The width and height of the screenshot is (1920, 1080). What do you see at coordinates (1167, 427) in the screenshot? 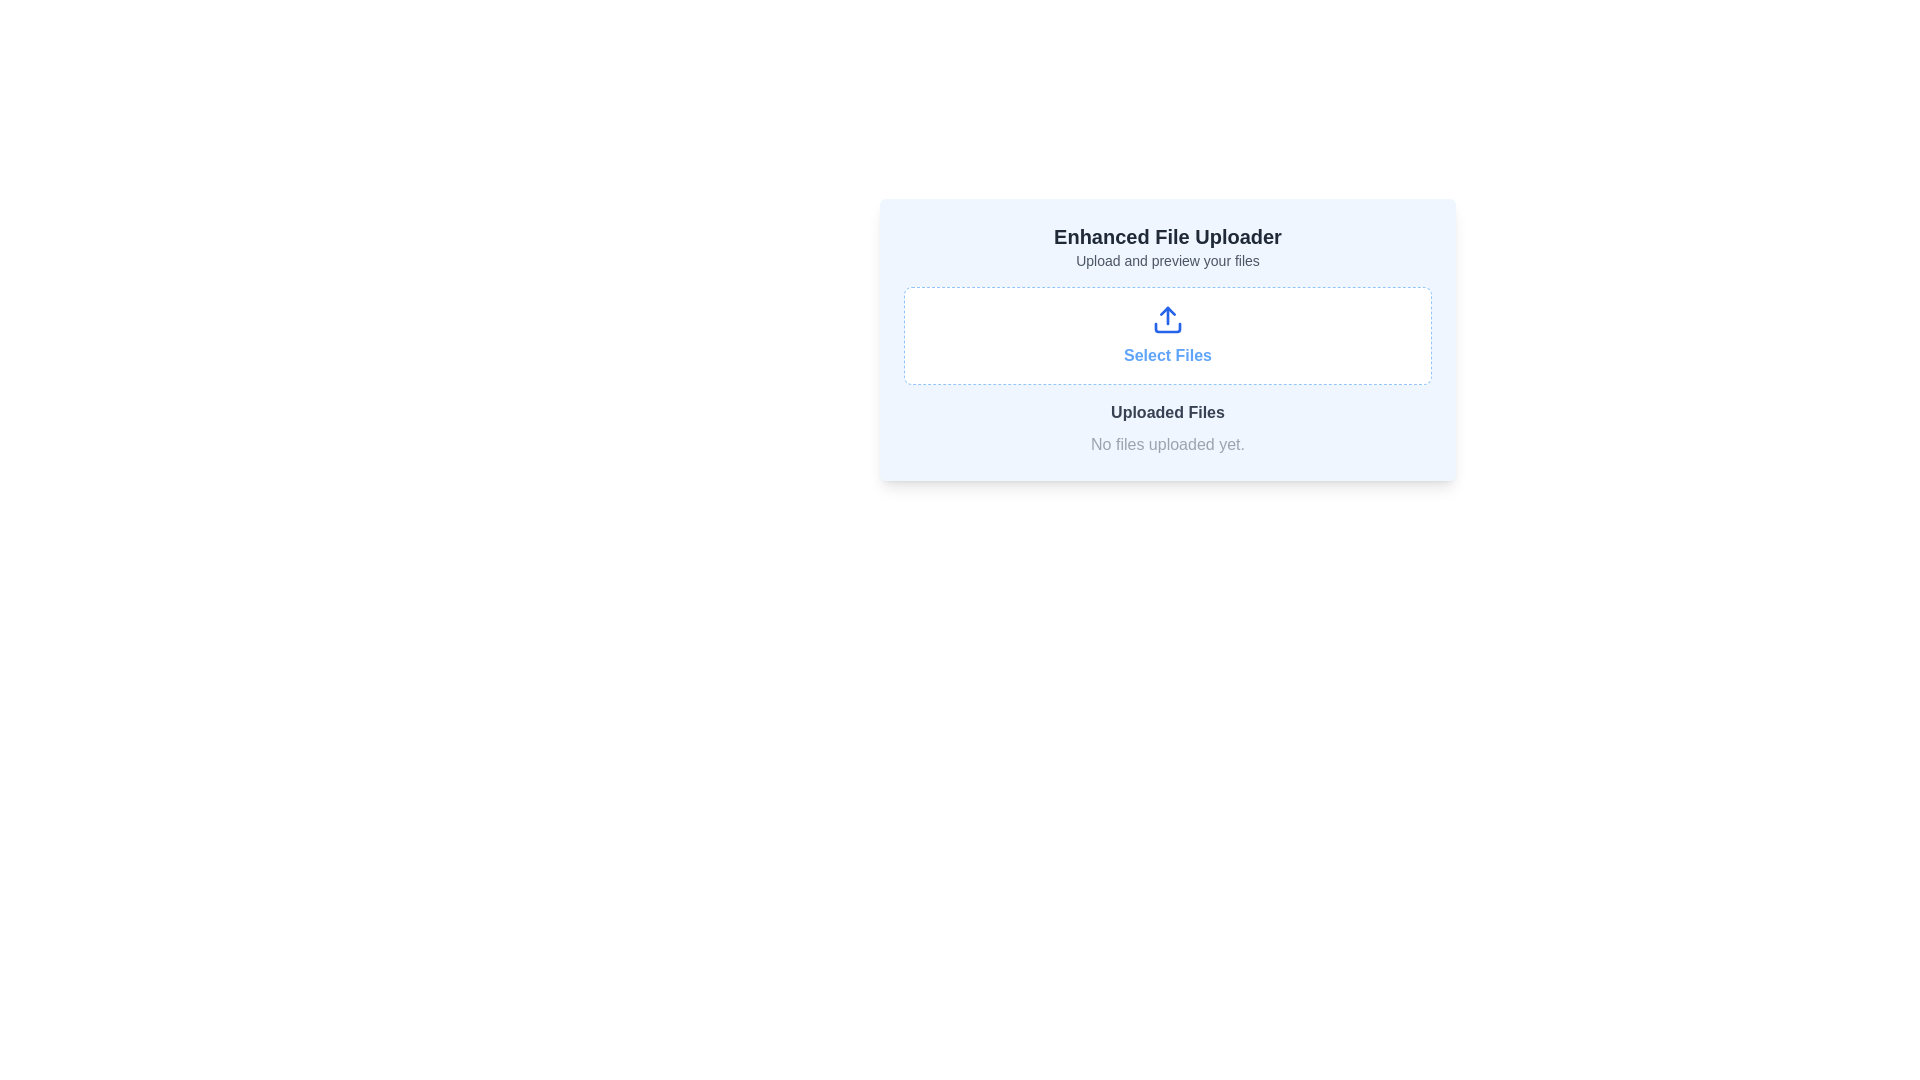
I see `the text display area labeled 'Uploaded Files' which shows 'No files uploaded yet.'` at bounding box center [1167, 427].